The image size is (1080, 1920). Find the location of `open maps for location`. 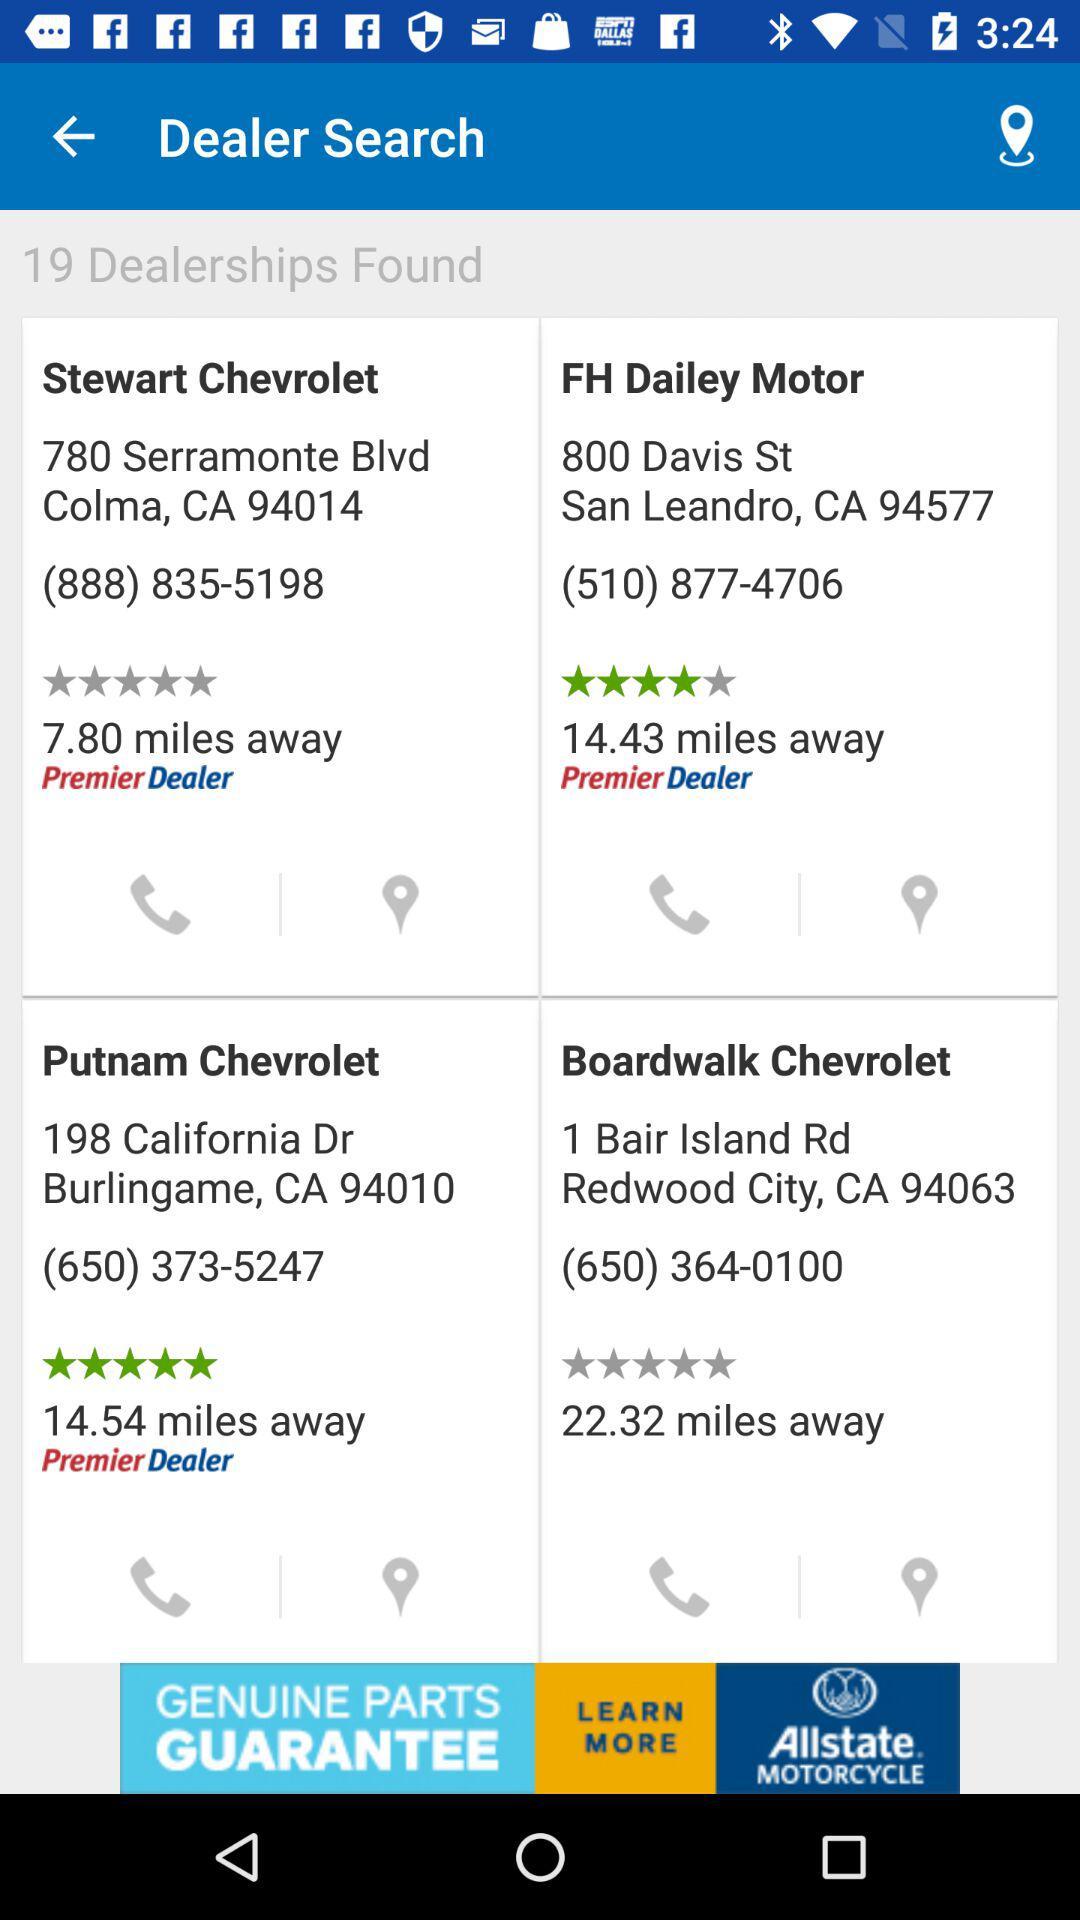

open maps for location is located at coordinates (919, 903).